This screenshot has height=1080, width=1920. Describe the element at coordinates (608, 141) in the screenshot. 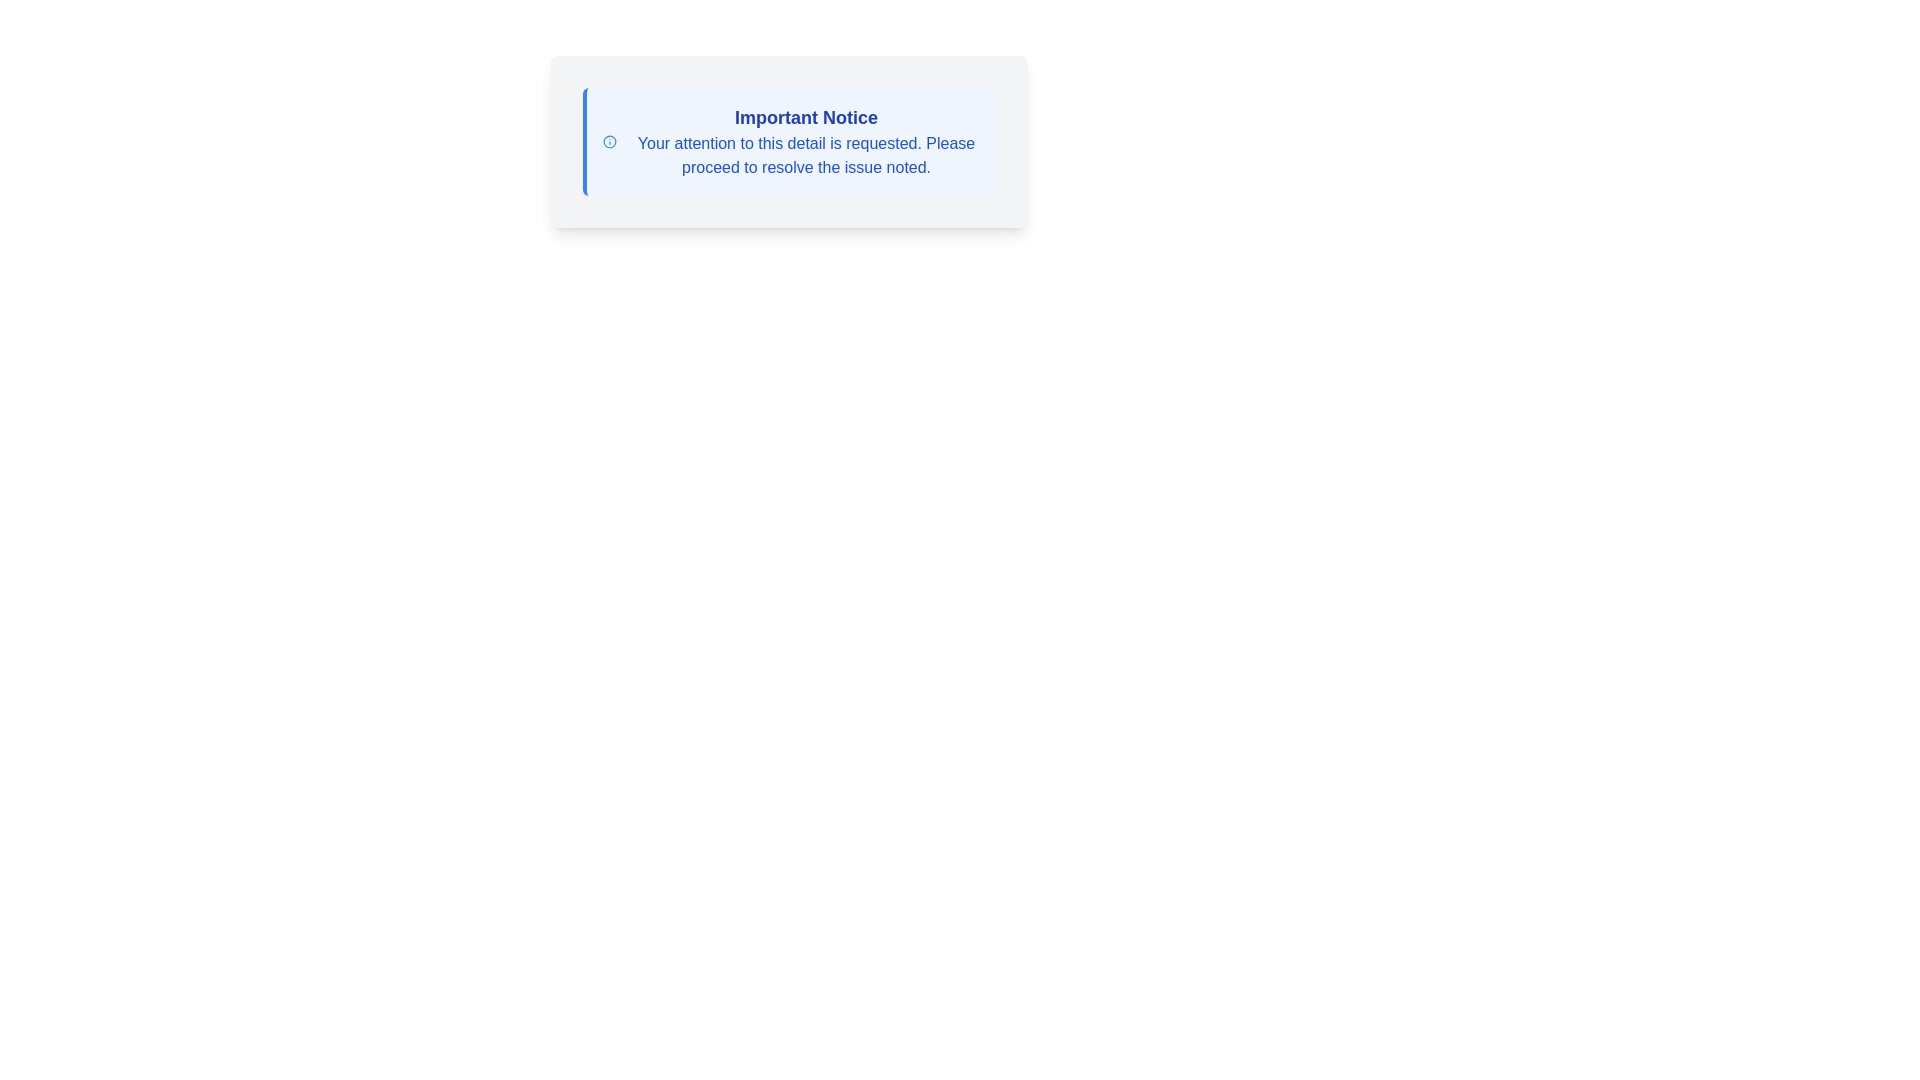

I see `the circular part of the information icon located at the top-left of the 'Important Notice' notification card` at that location.